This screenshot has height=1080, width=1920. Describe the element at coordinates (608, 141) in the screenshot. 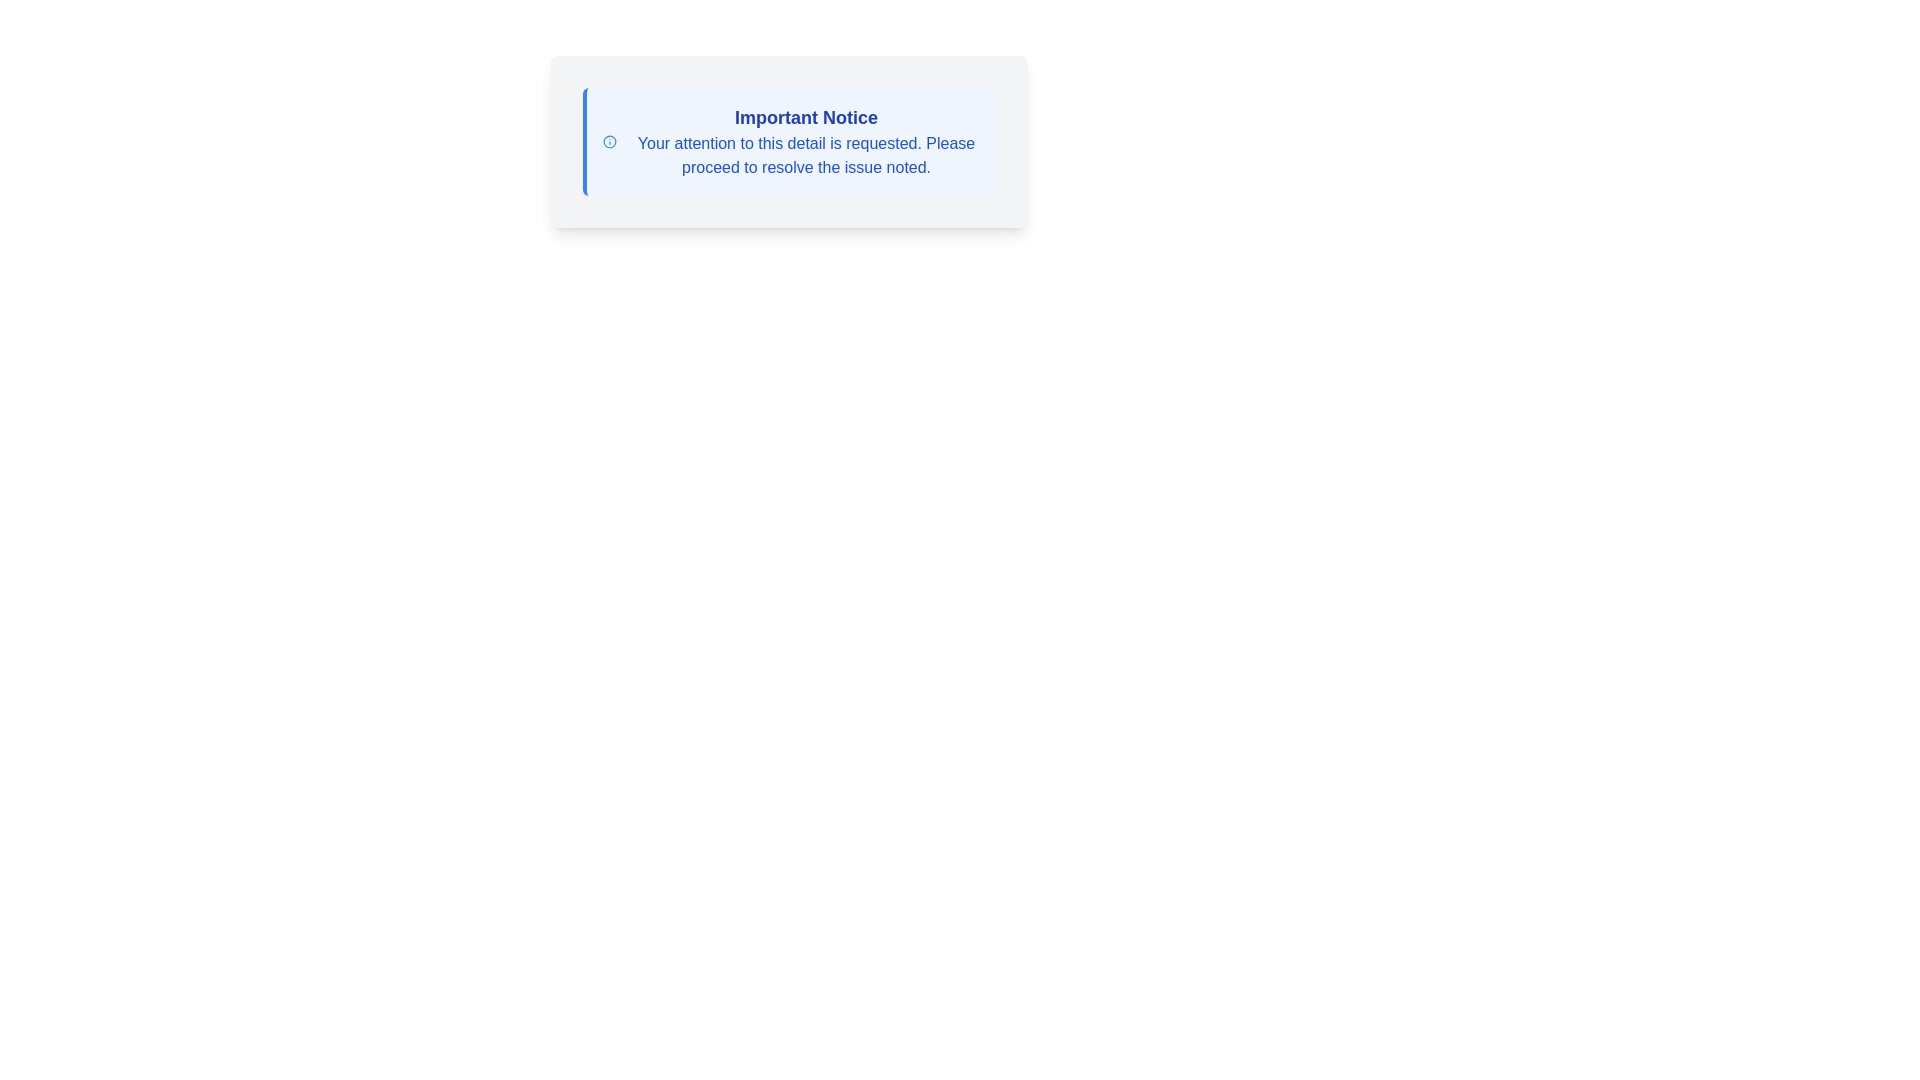

I see `the circular part of the information icon located at the top-left of the 'Important Notice' notification card` at that location.